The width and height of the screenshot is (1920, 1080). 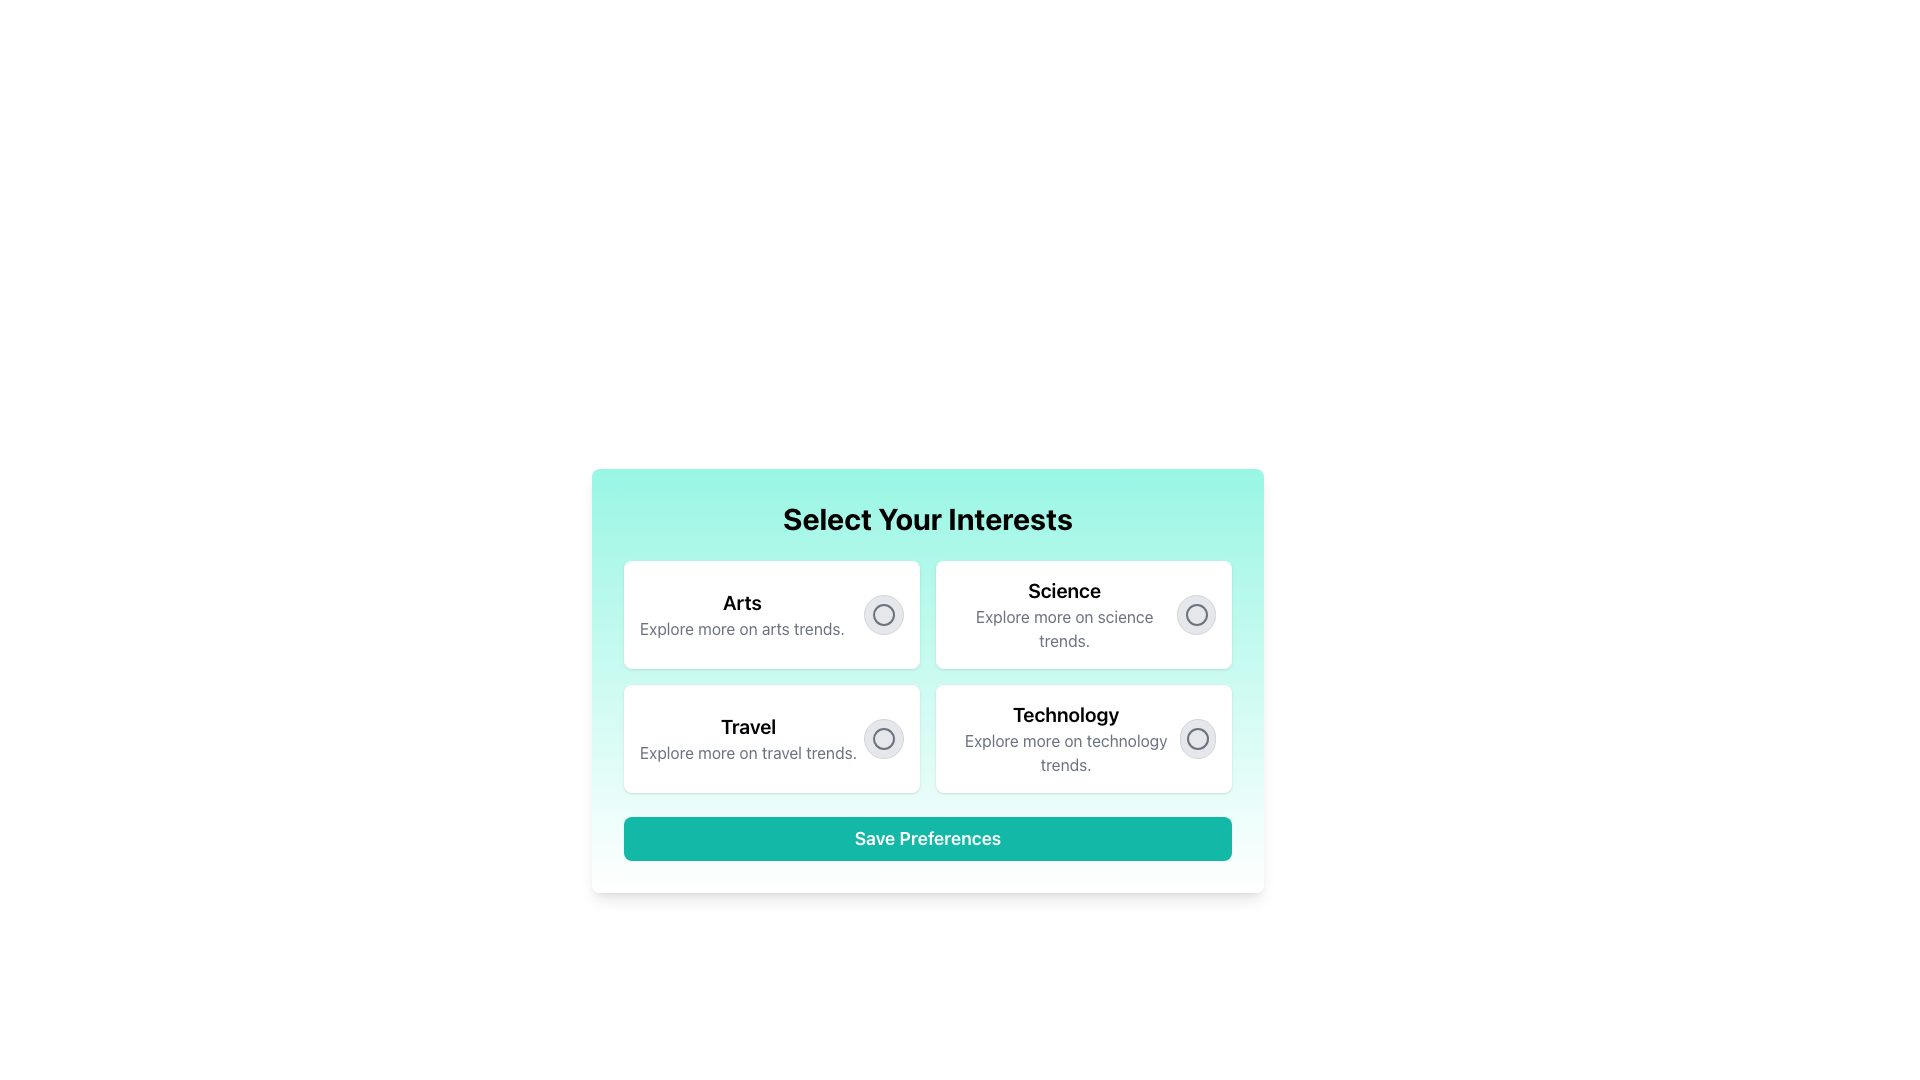 I want to click on the circular radio button located at the top right corner of the 'Arts' card, so click(x=882, y=613).